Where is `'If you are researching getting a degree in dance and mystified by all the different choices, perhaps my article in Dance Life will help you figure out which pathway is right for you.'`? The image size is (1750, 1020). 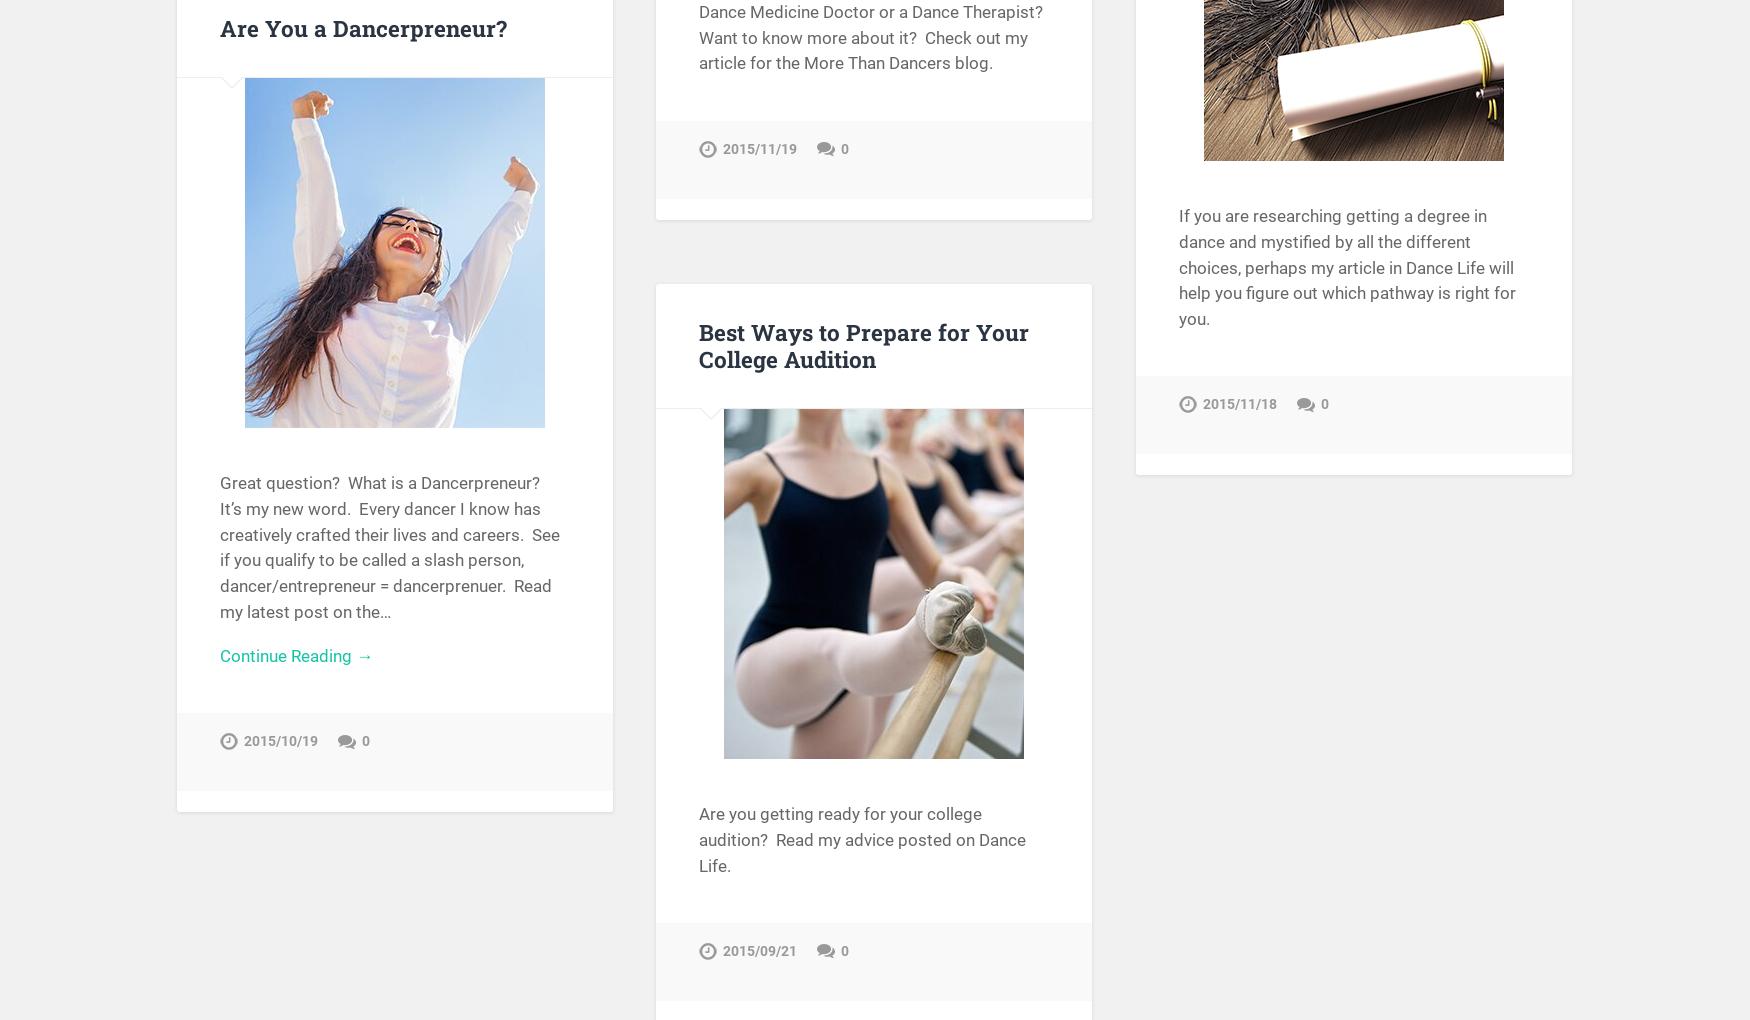
'If you are researching getting a degree in dance and mystified by all the different choices, perhaps my article in Dance Life will help you figure out which pathway is right for you.' is located at coordinates (1347, 266).